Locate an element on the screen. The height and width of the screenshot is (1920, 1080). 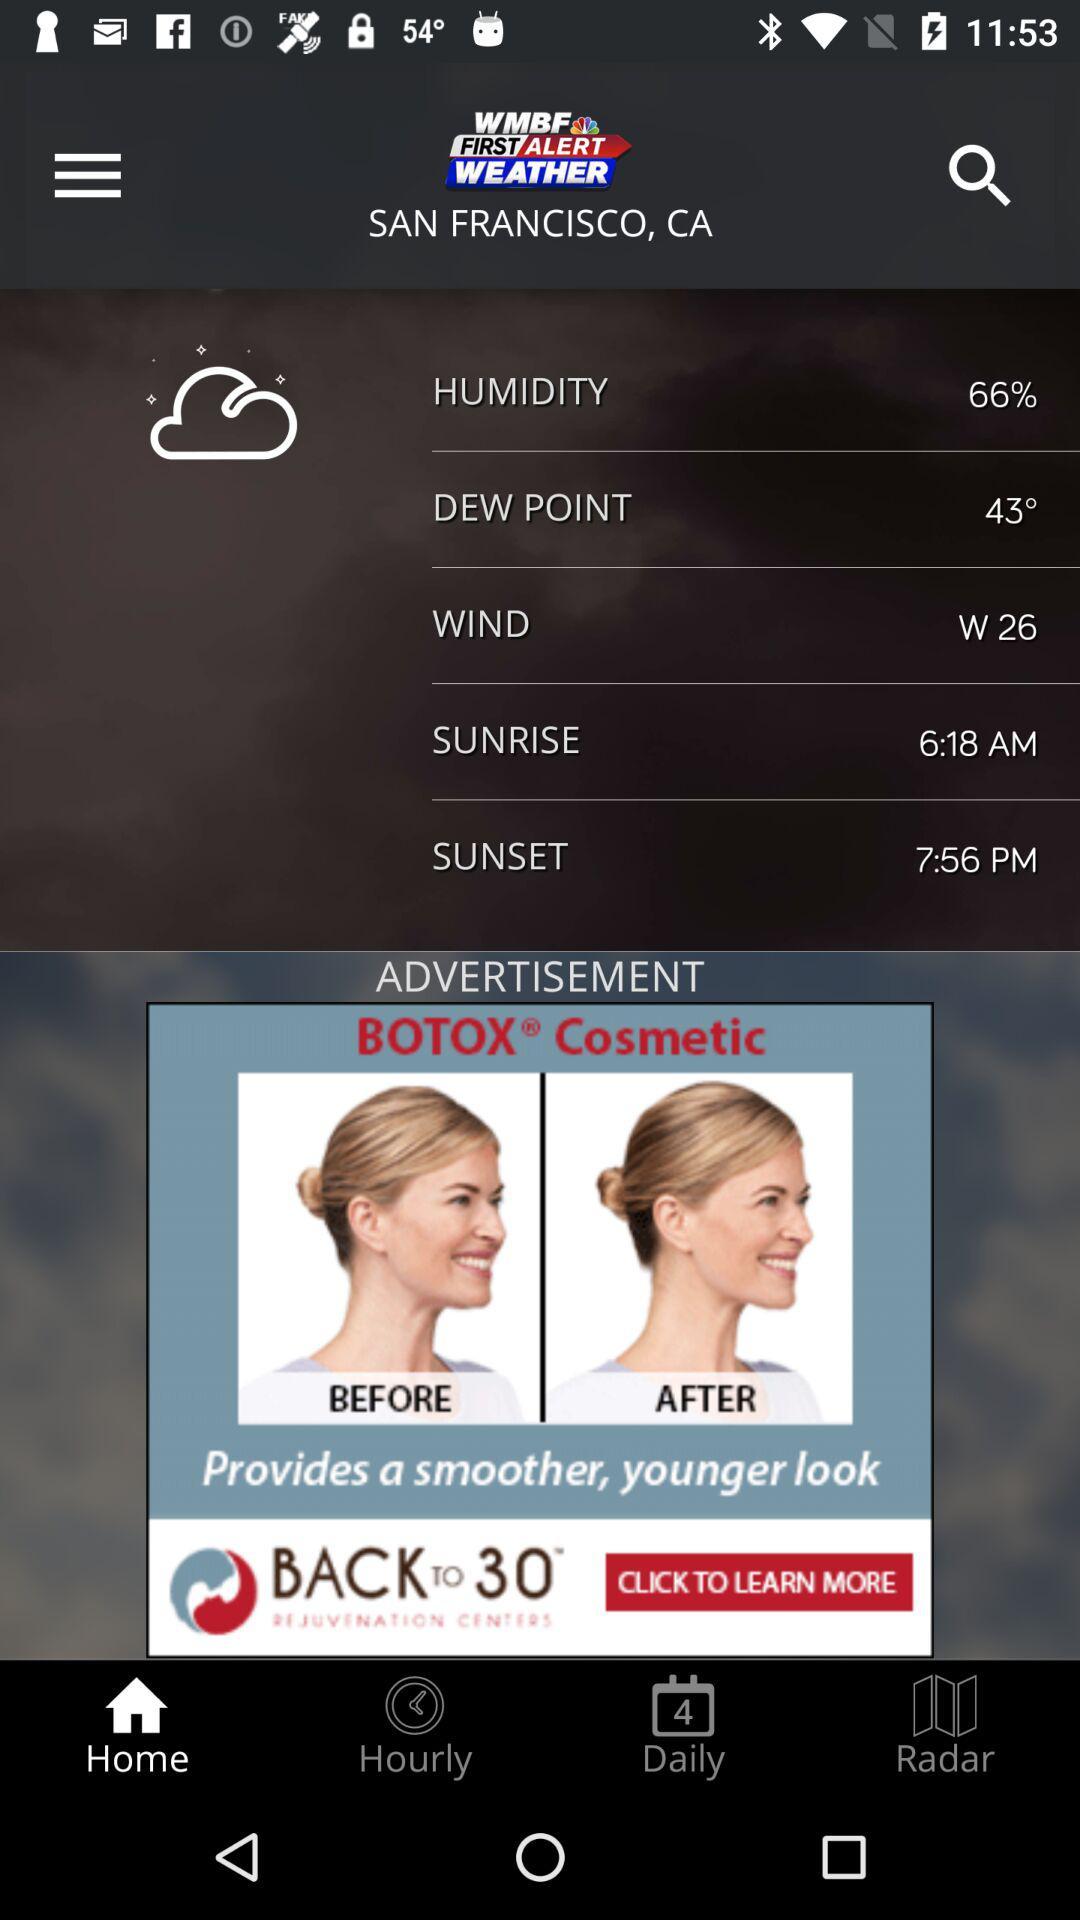
icon to the left of radar icon is located at coordinates (682, 1726).